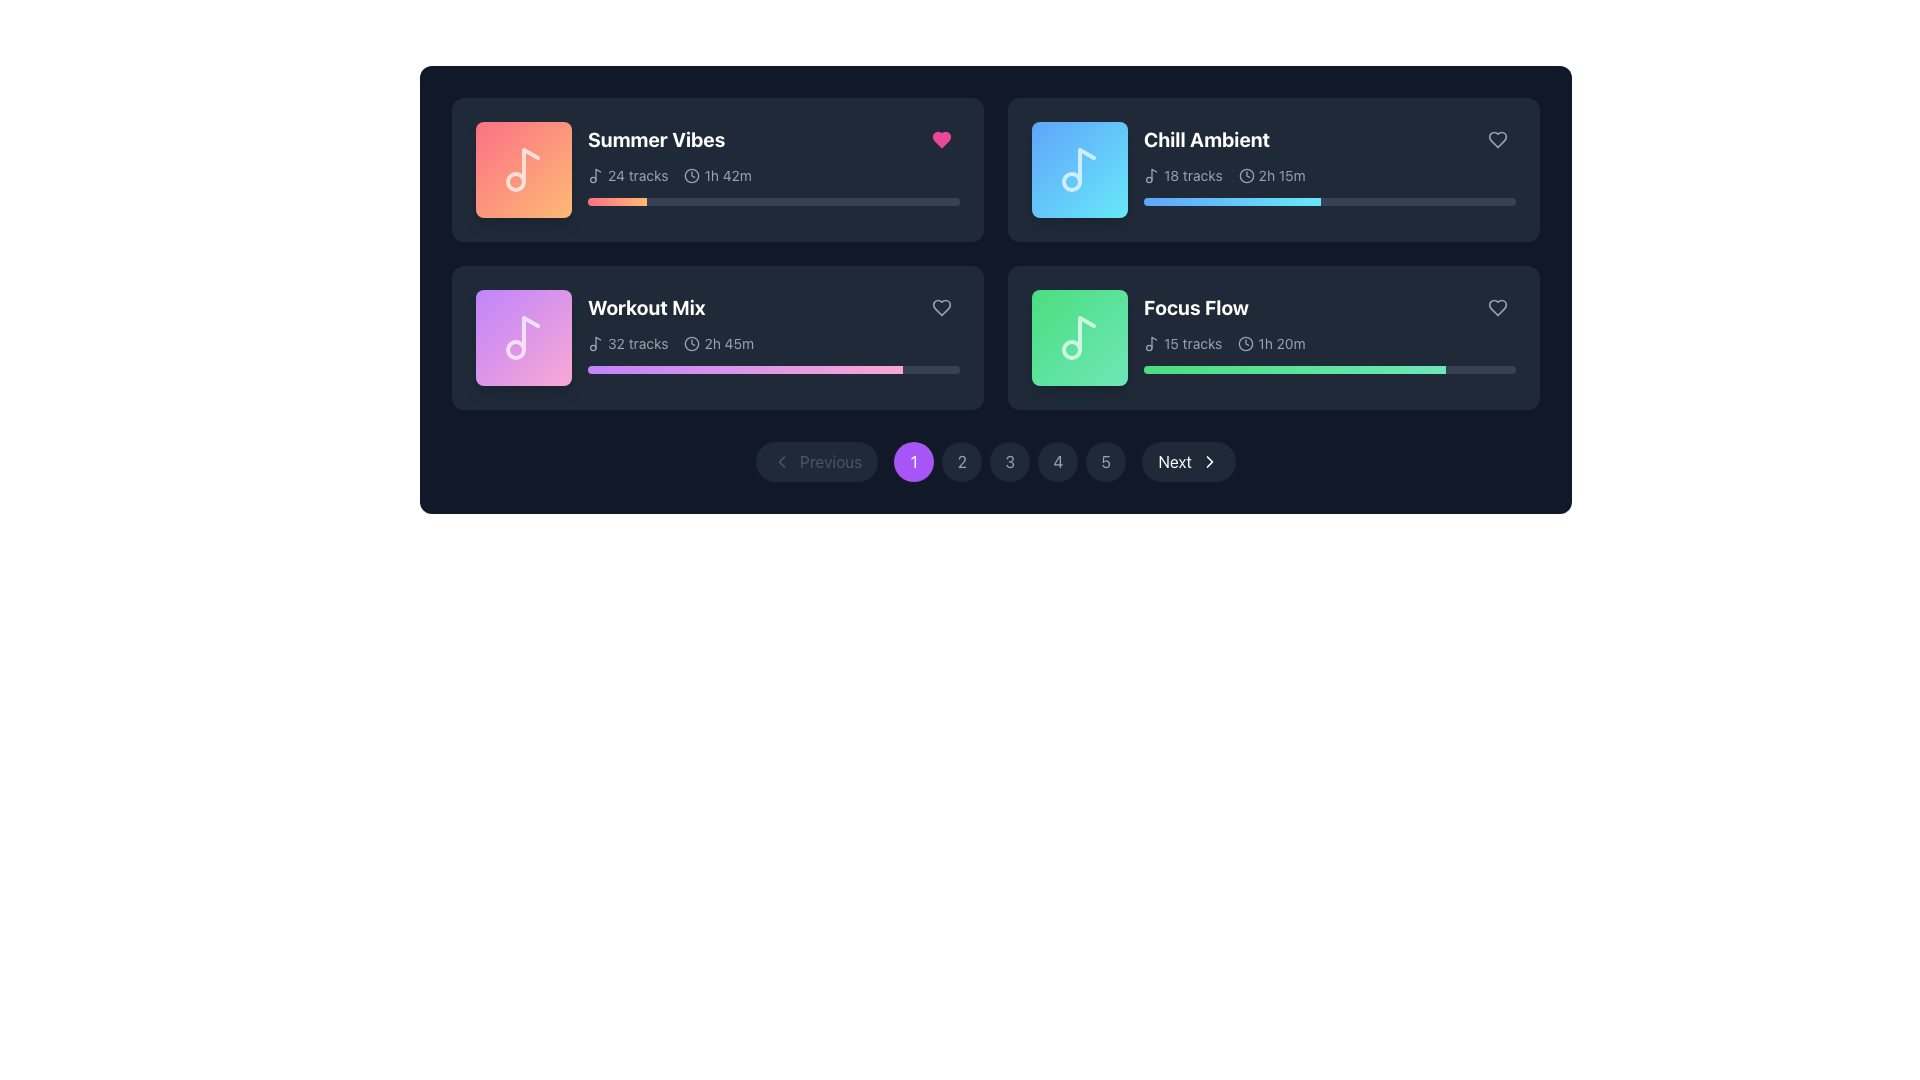 The image size is (1920, 1080). I want to click on text value displayed in the bold, large font labeled 'Chill Ambient' located in the upper-right card of the grid layout, so click(1206, 138).